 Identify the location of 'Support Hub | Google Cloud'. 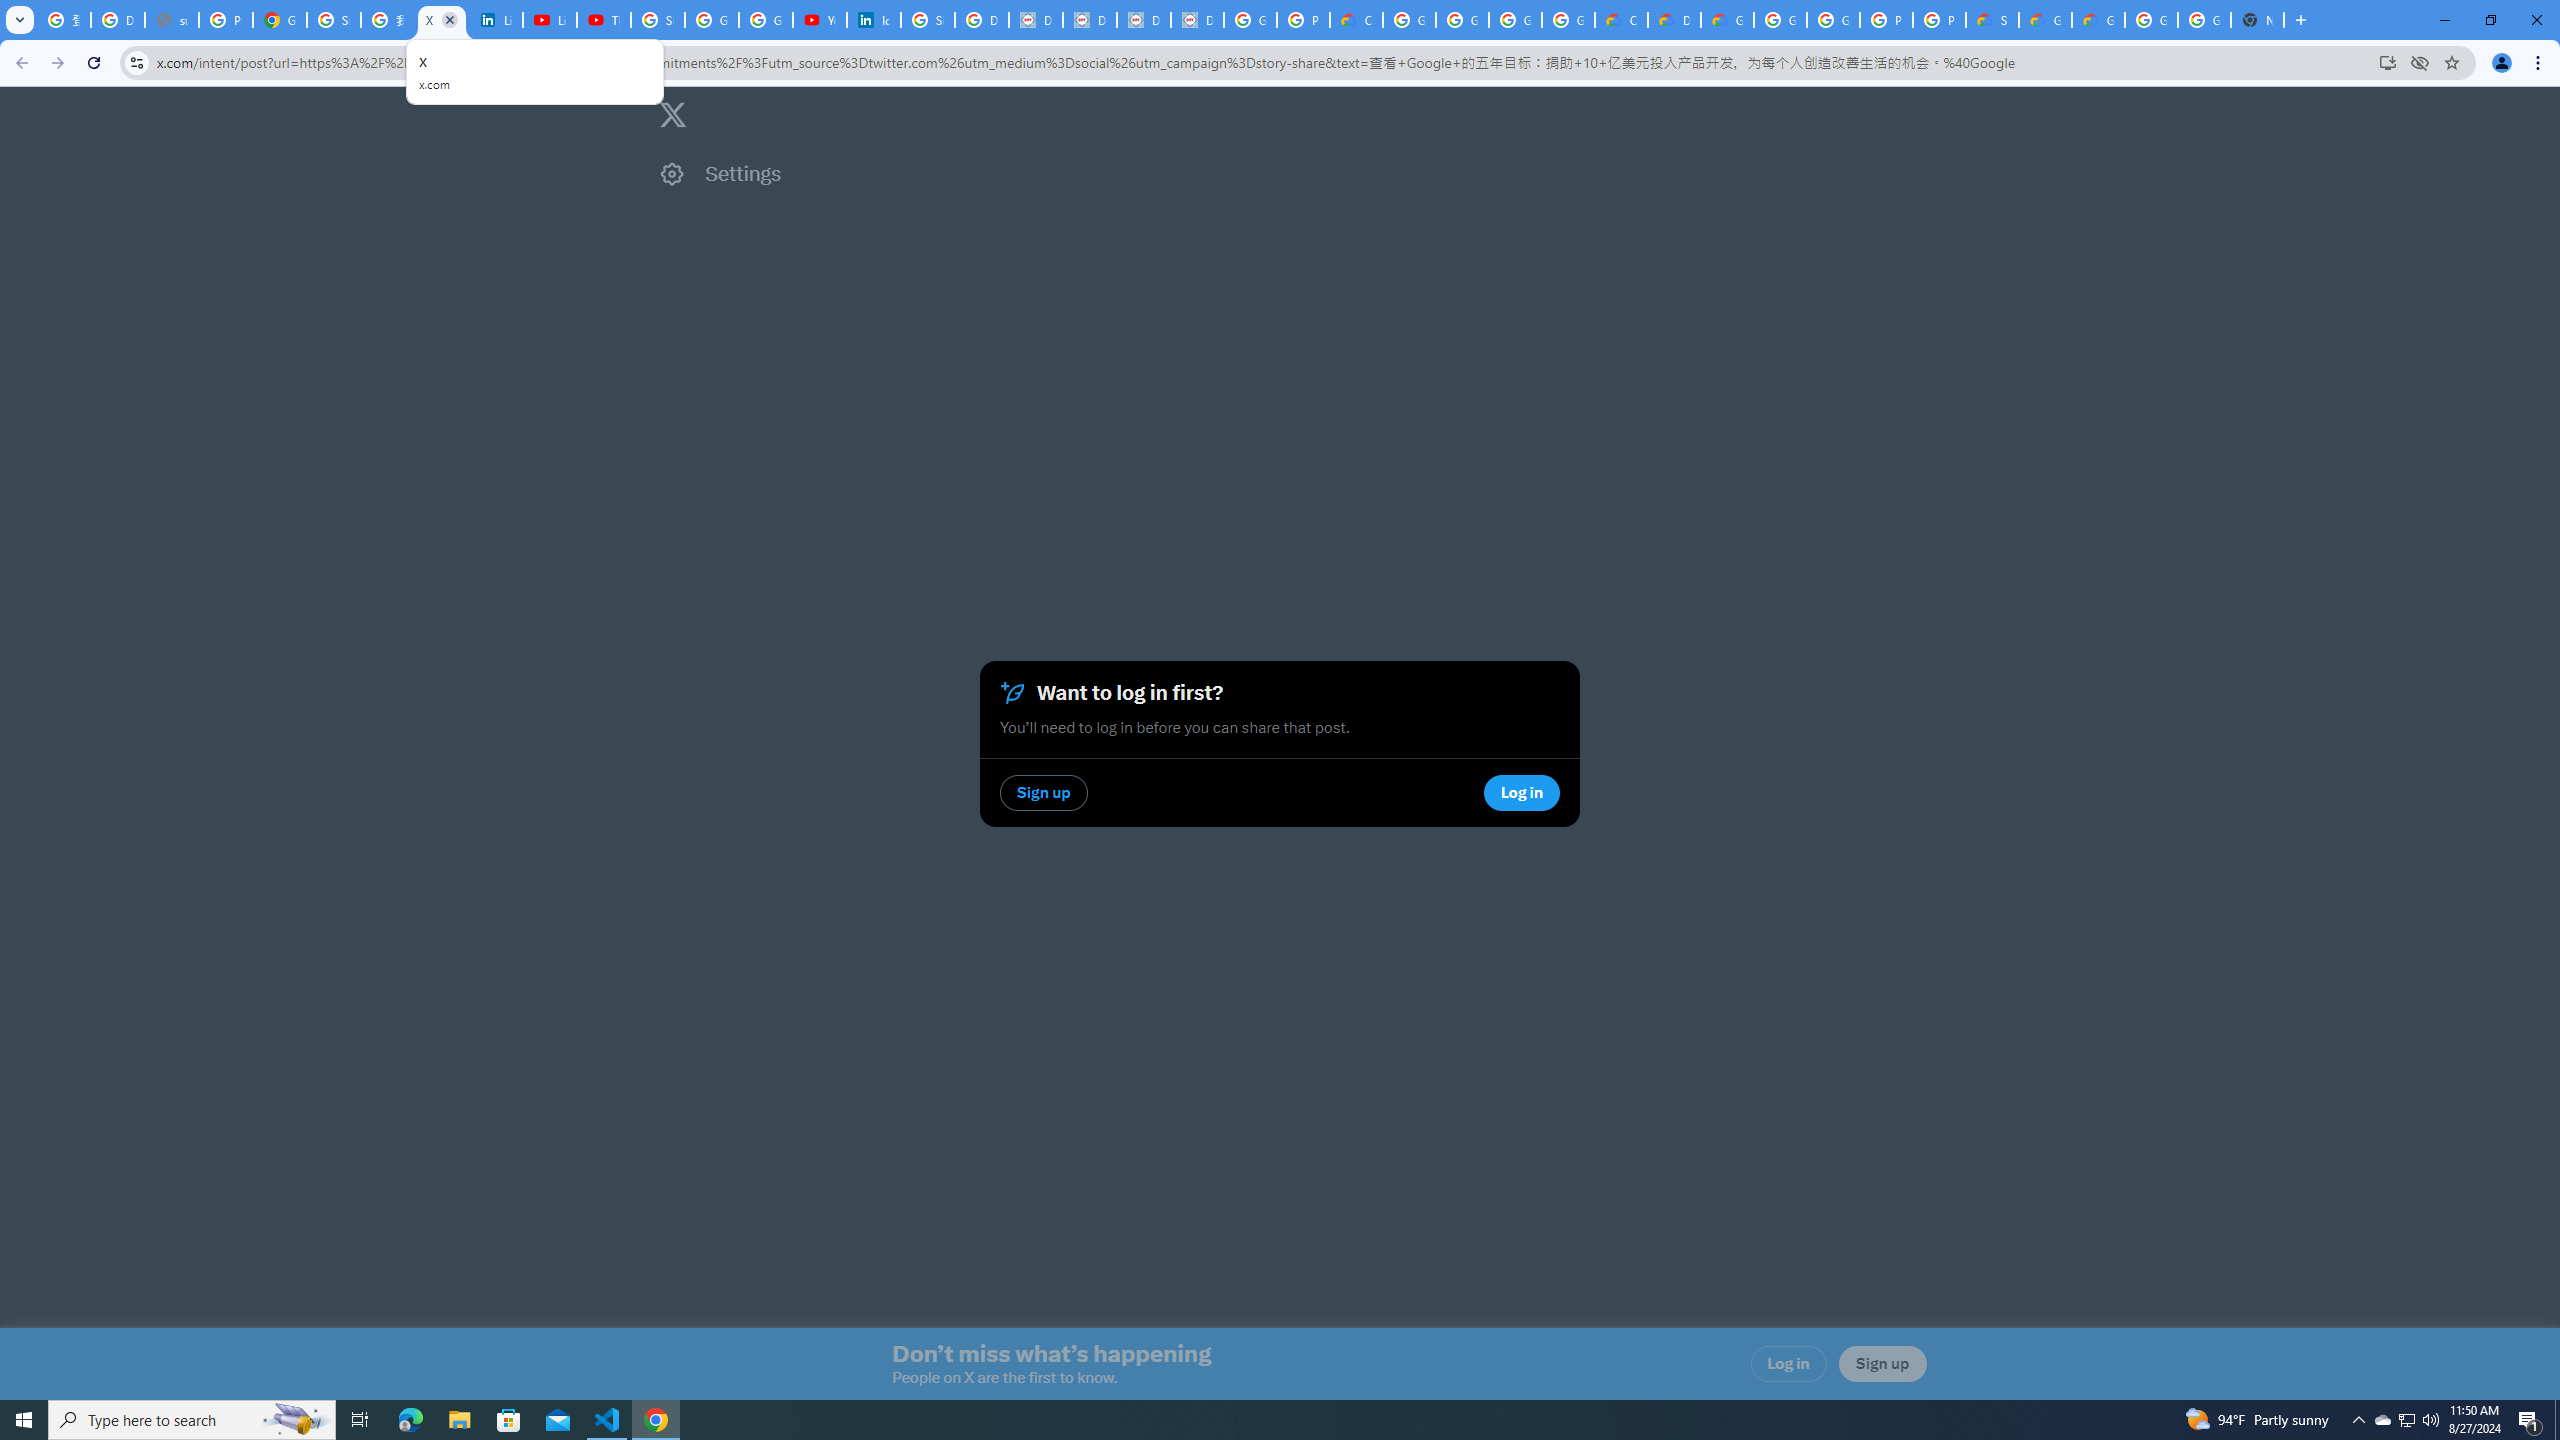
(1990, 19).